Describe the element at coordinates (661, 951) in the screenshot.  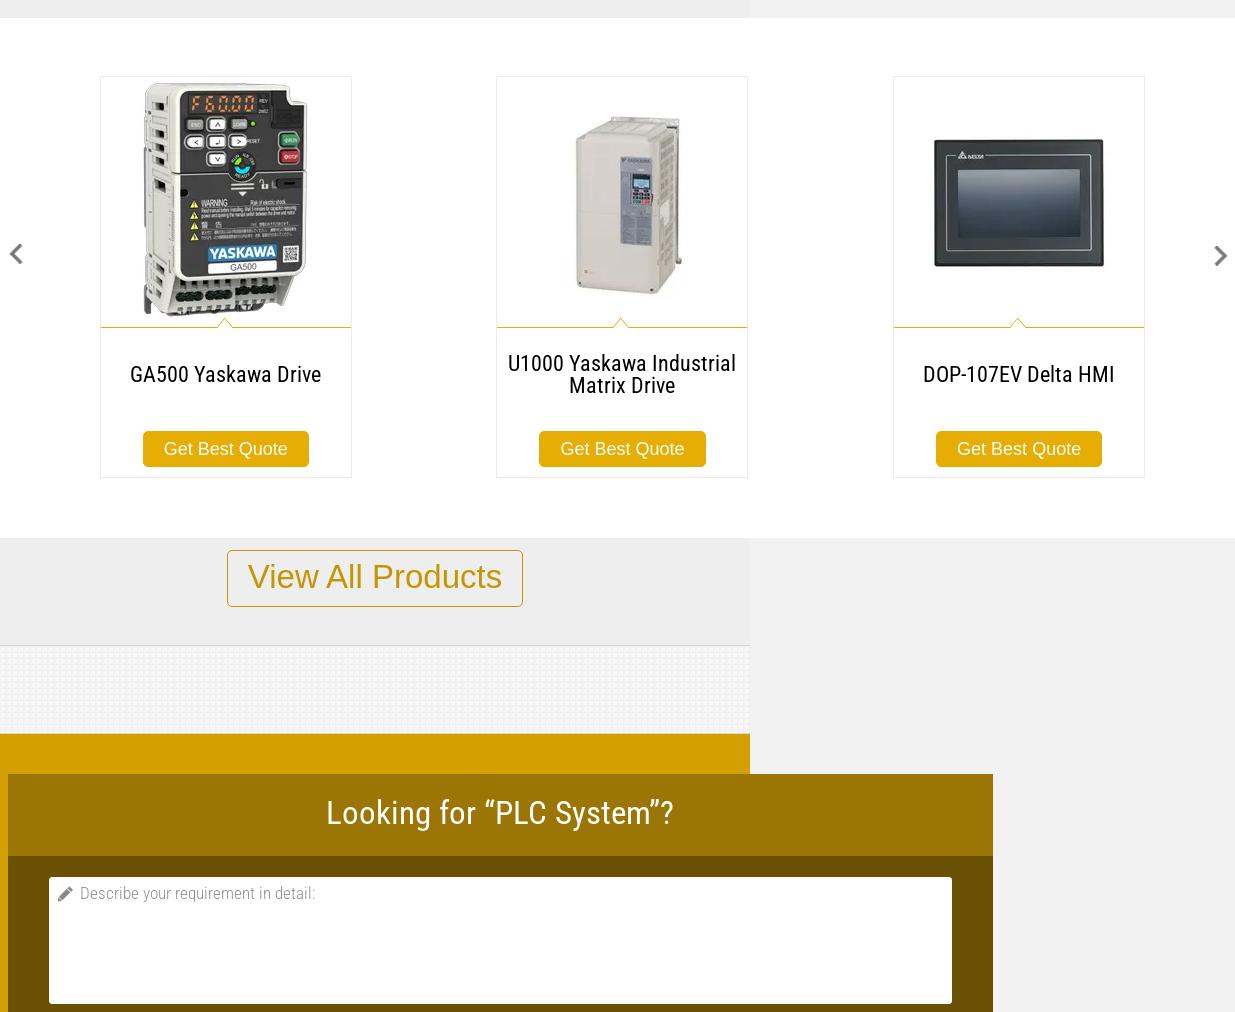
I see `'Simulator (optional): For simulating the integrated inputs and for testing the user program.'` at that location.